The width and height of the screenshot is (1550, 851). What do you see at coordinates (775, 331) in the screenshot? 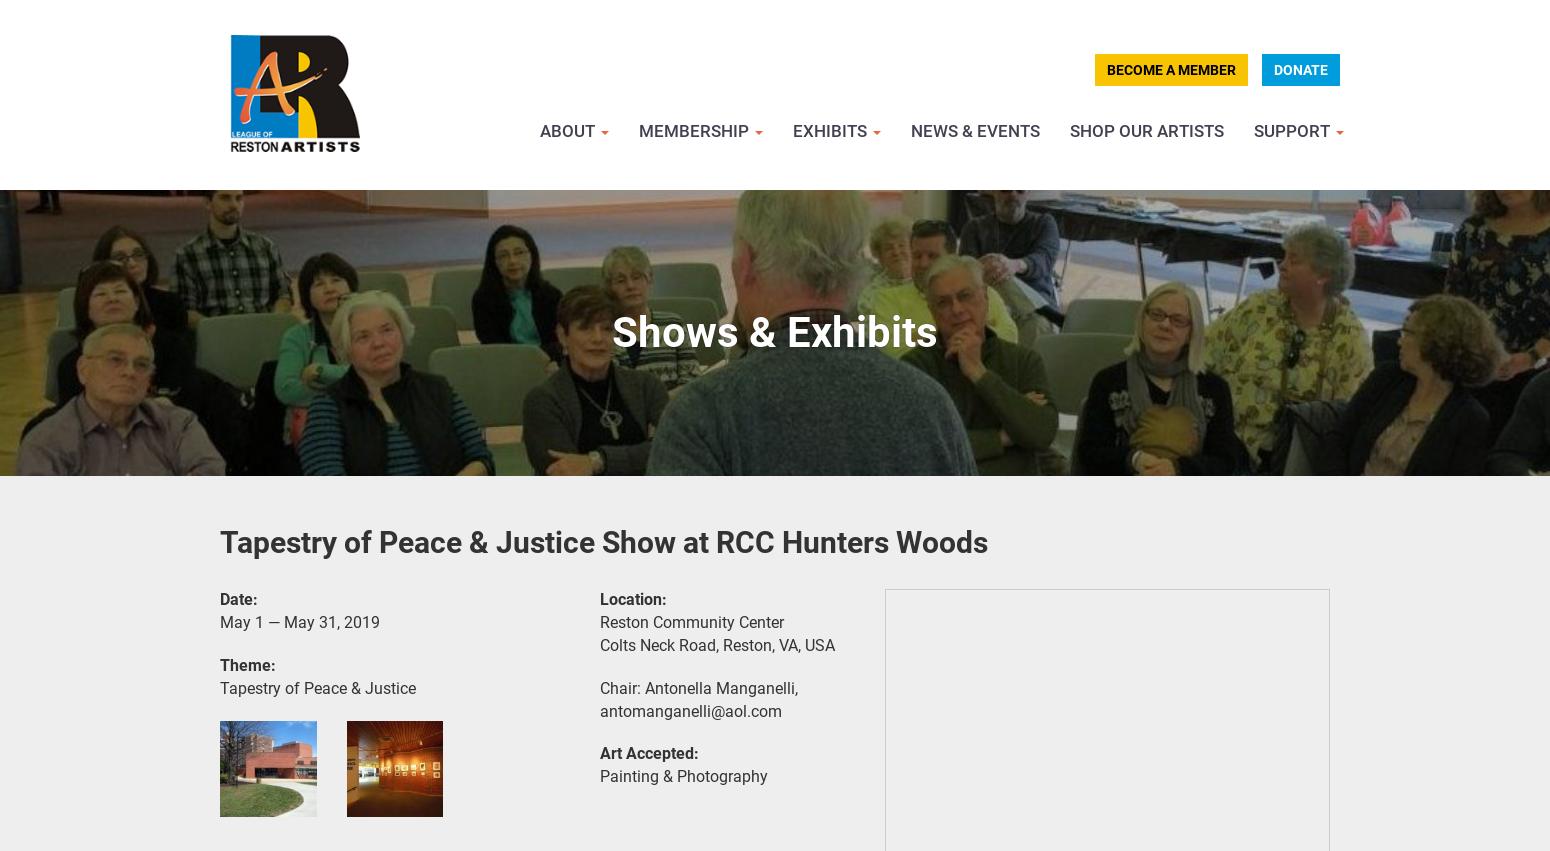
I see `'Shows & Exhibits'` at bounding box center [775, 331].